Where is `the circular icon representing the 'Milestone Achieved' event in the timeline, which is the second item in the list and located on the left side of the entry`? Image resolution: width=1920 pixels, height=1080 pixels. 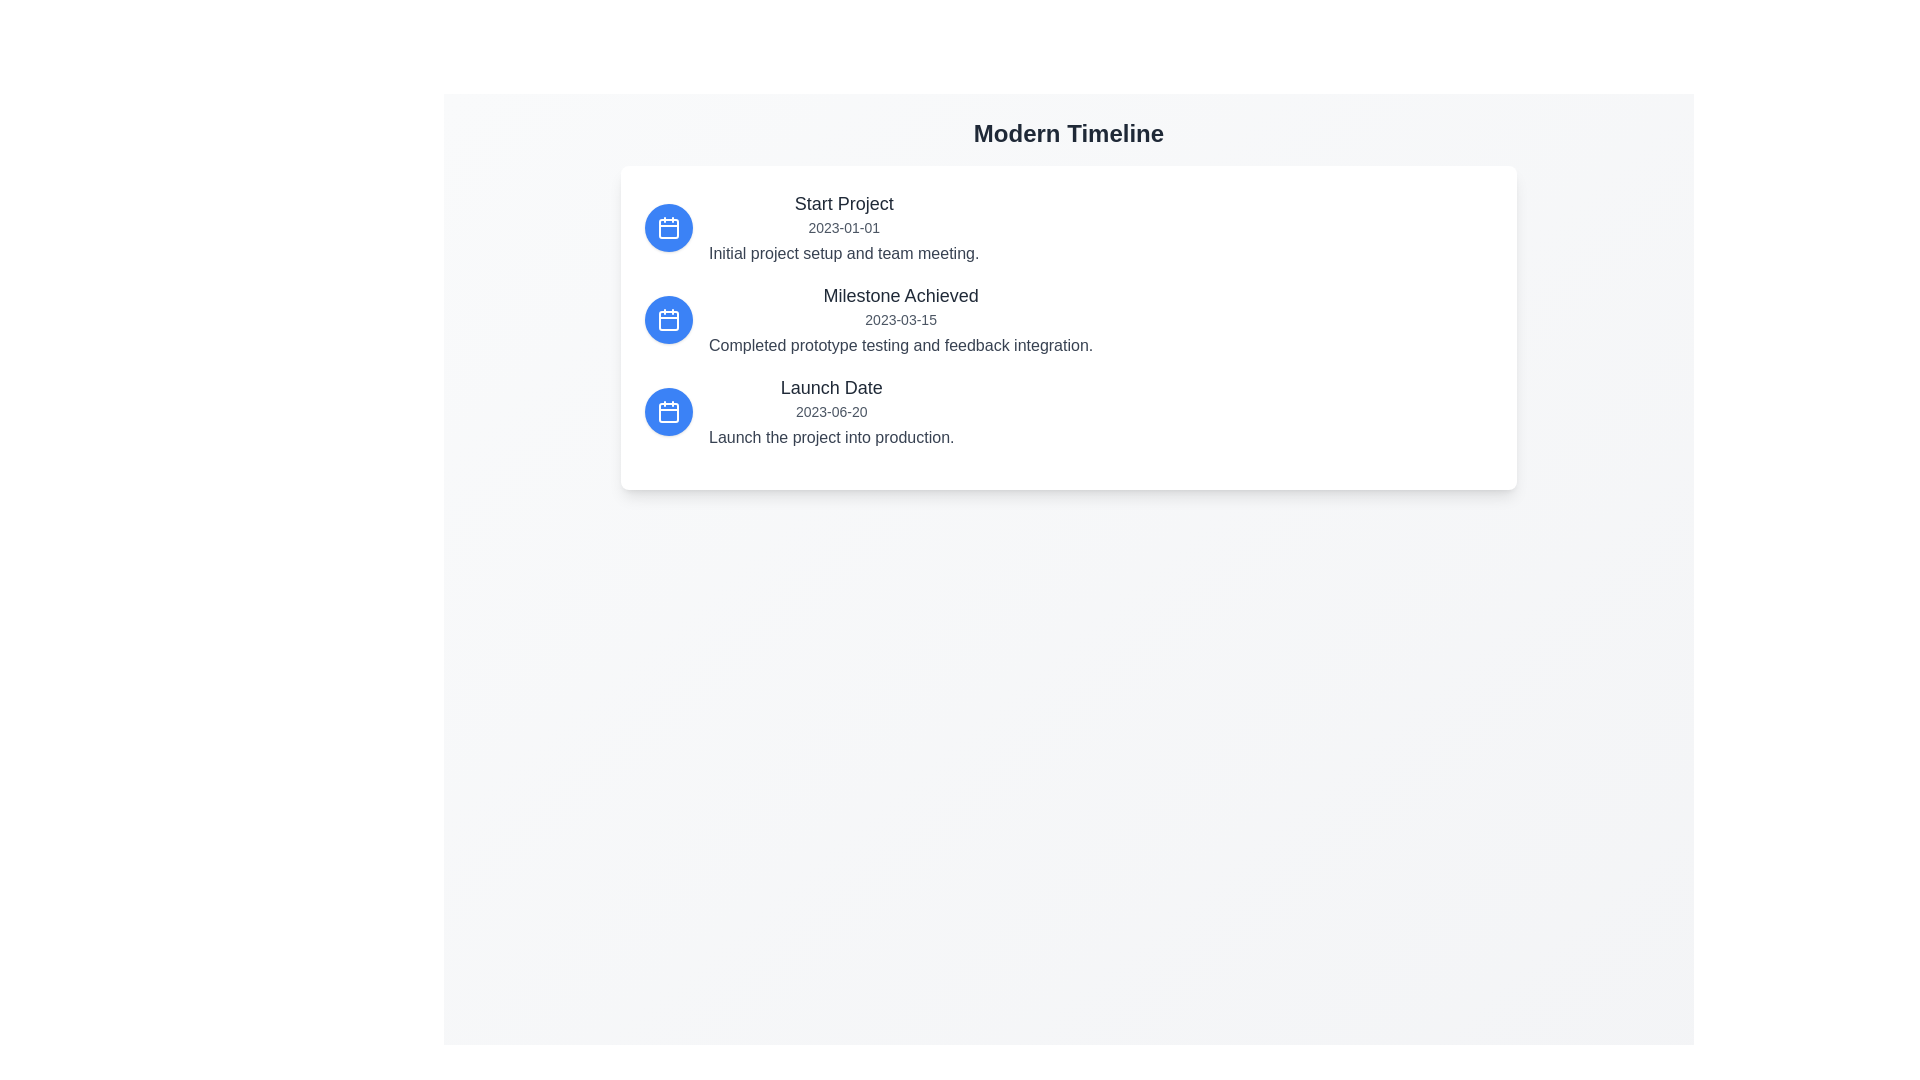
the circular icon representing the 'Milestone Achieved' event in the timeline, which is the second item in the list and located on the left side of the entry is located at coordinates (668, 319).